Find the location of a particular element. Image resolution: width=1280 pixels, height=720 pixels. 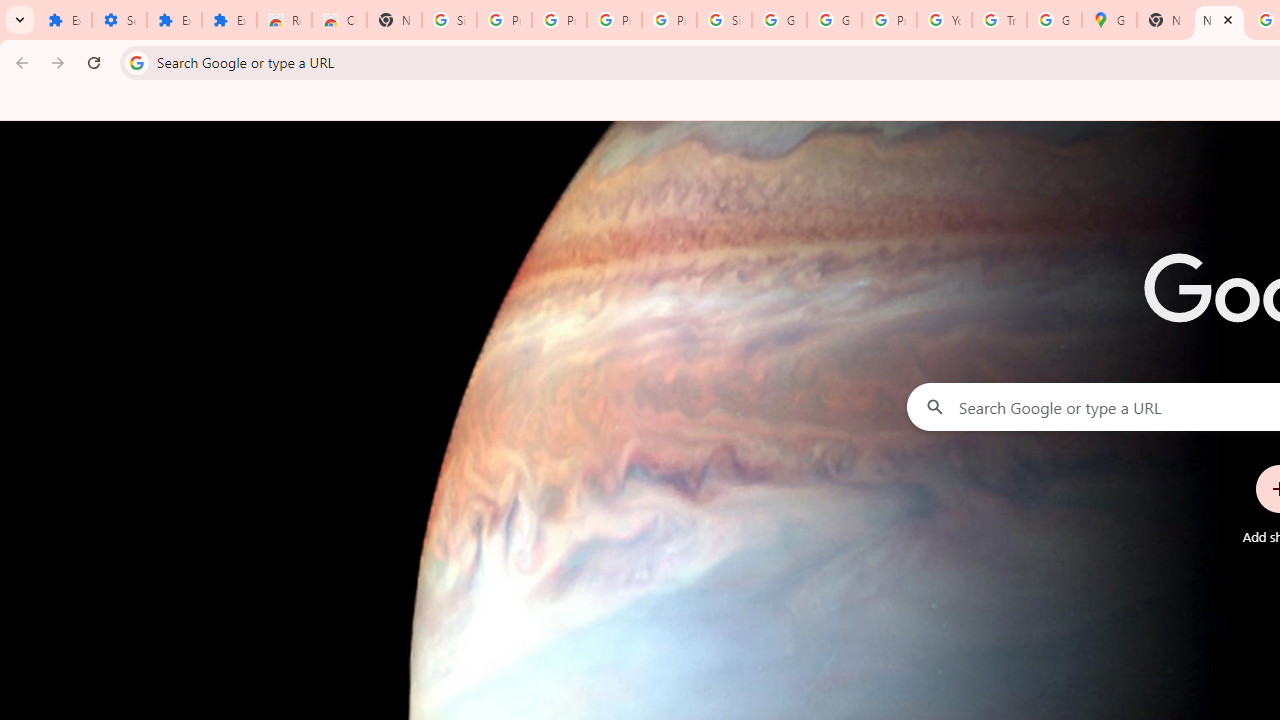

'Google Maps' is located at coordinates (1108, 20).